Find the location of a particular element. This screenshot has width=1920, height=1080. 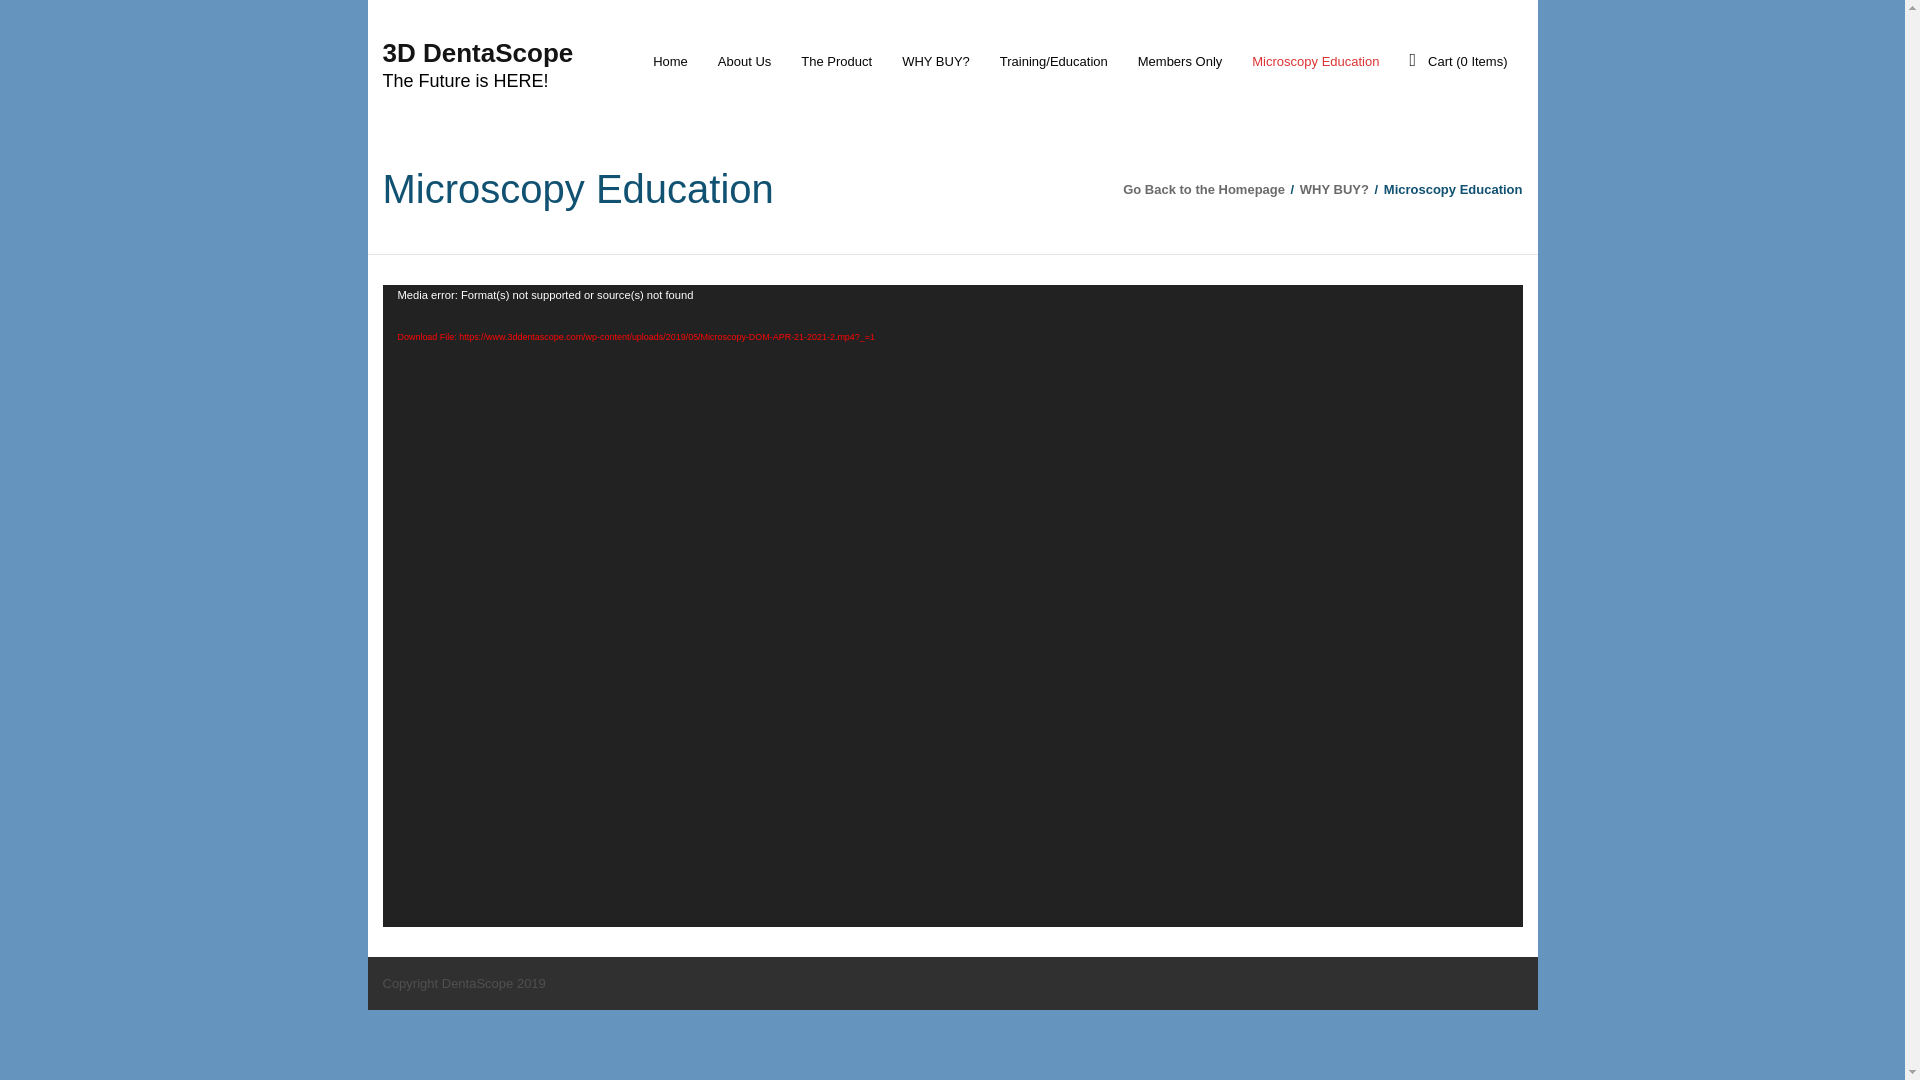

'Members Only' is located at coordinates (1180, 60).